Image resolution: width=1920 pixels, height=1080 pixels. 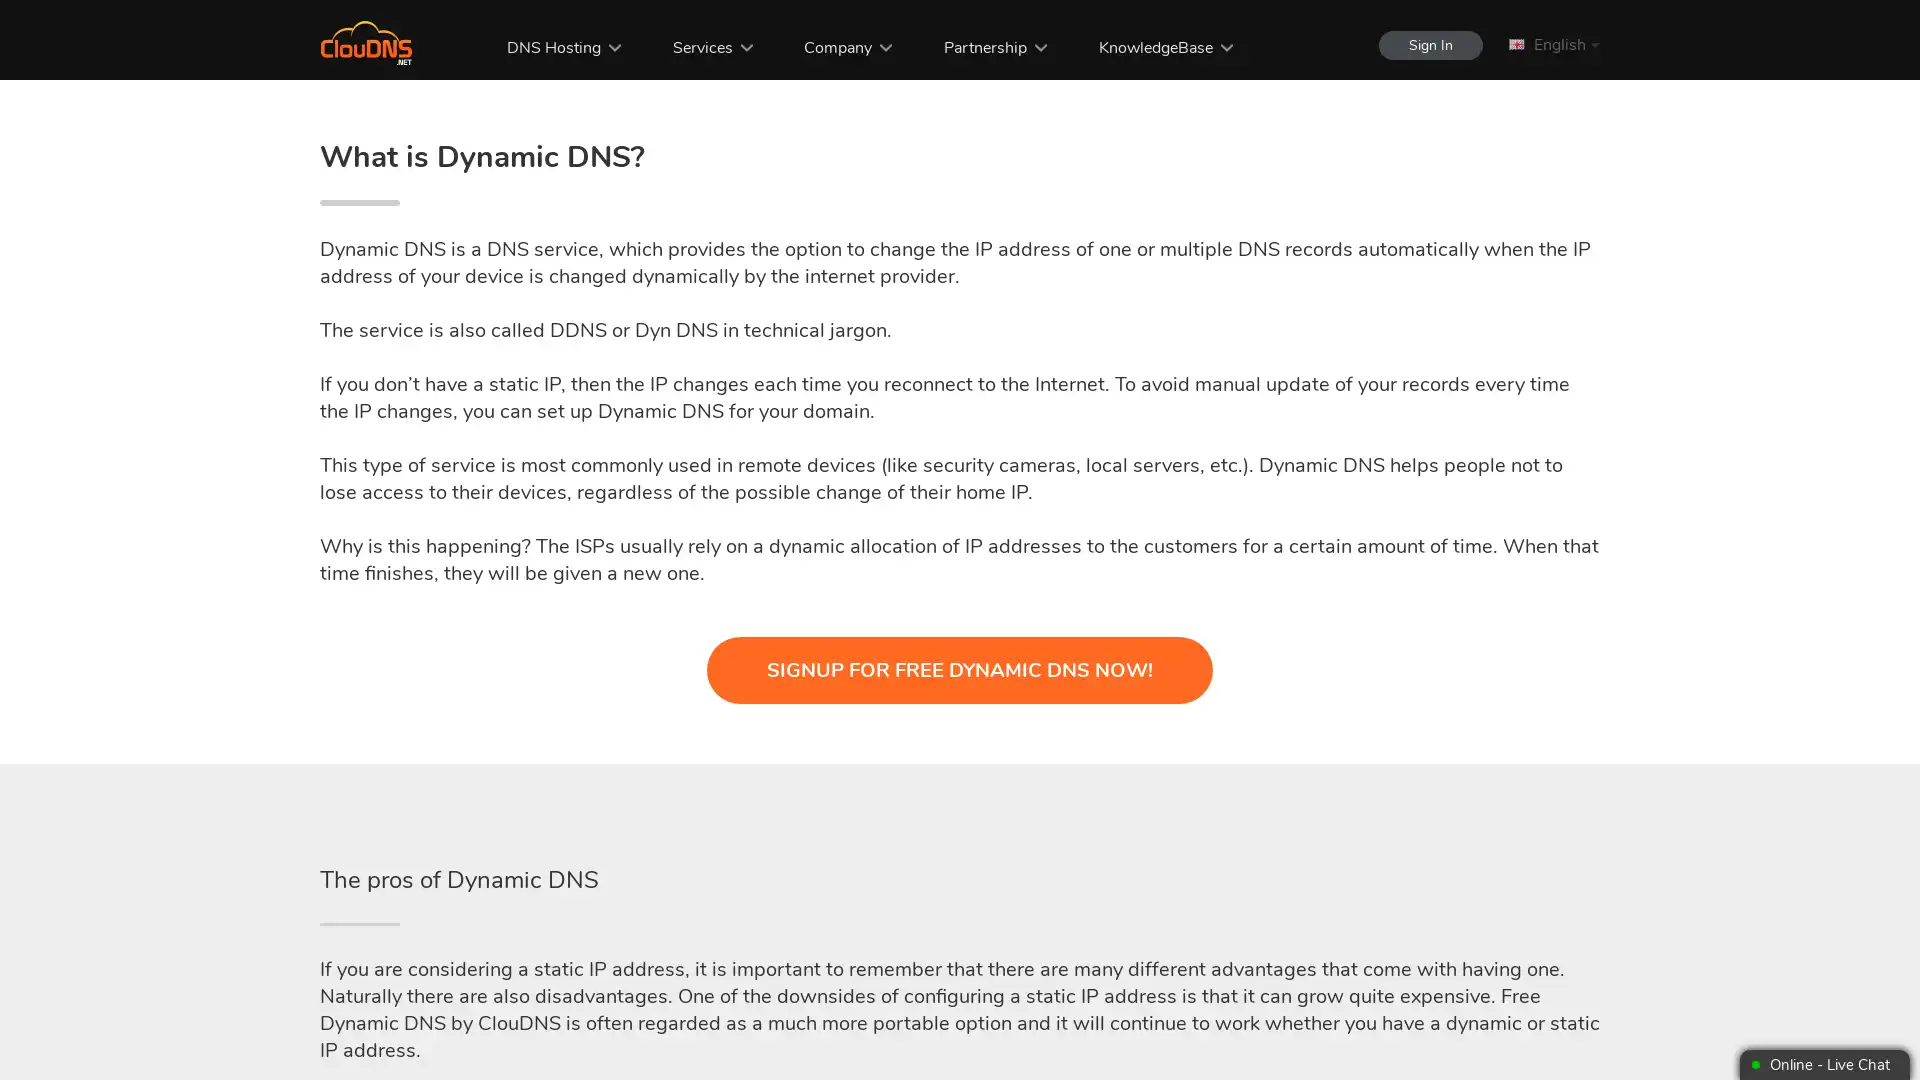 What do you see at coordinates (1429, 45) in the screenshot?
I see `Sign In` at bounding box center [1429, 45].